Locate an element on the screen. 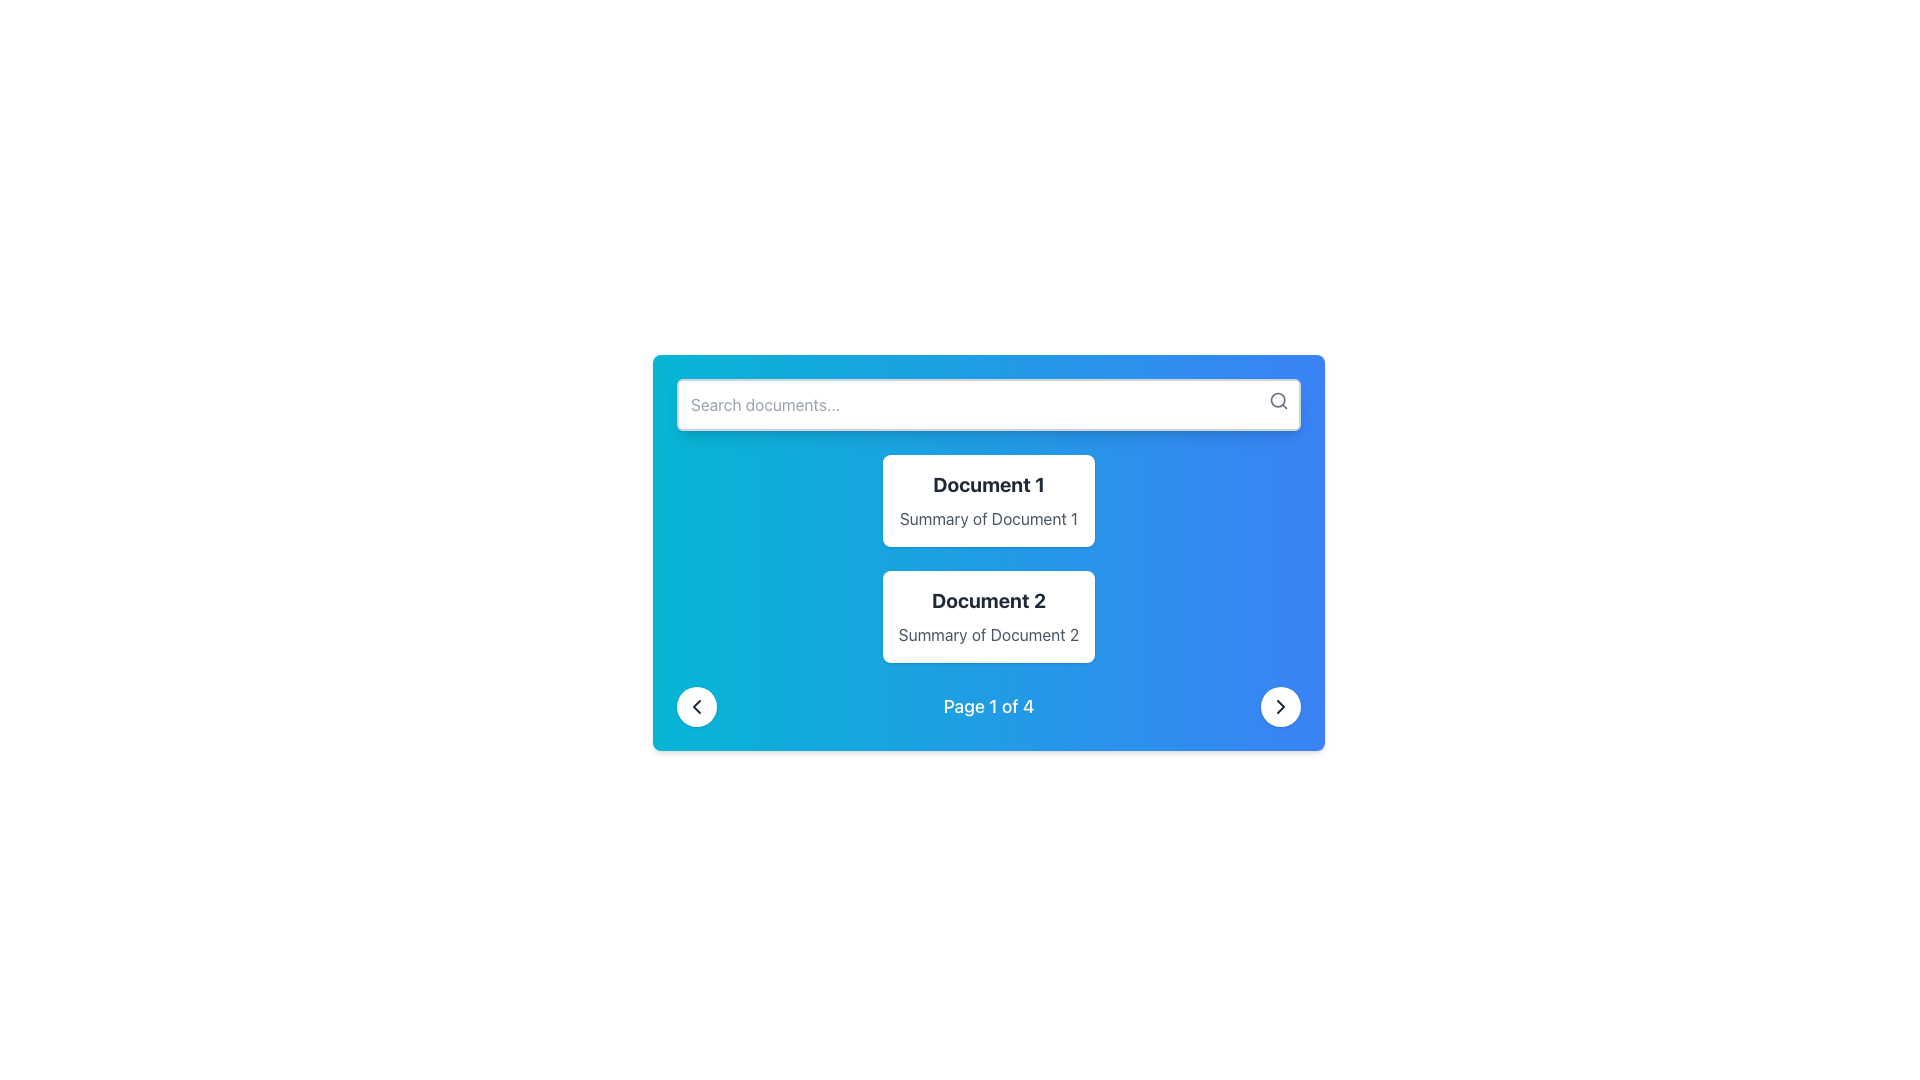  text content of the label displaying 'Summary of Document 1' located beneath the title 'Document 1' in a lighter shade of gray is located at coordinates (988, 518).